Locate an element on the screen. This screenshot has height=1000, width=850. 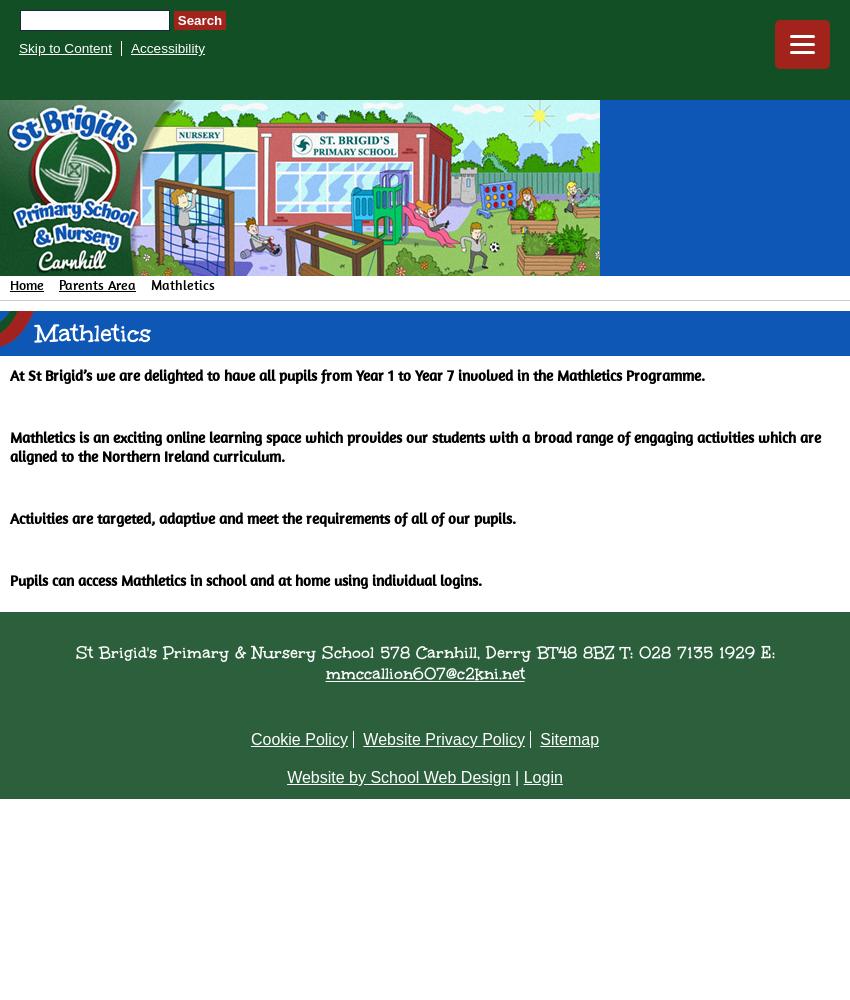
'St Brigid's Primary & Nursery School 578 Carnhill, Derry BT48 8BZ T: 028 7135 1929 E:' is located at coordinates (424, 652).